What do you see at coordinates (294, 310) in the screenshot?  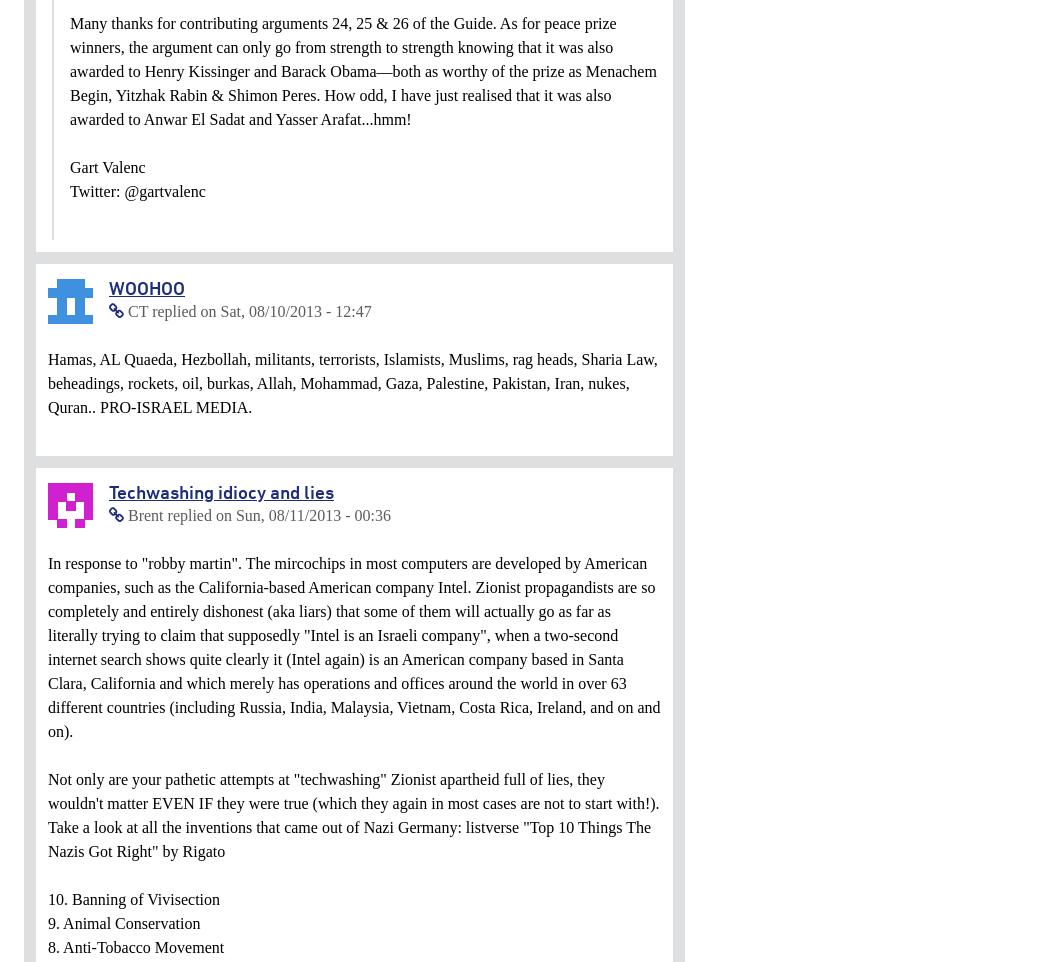 I see `'Sat, 08/10/2013 - 12:47'` at bounding box center [294, 310].